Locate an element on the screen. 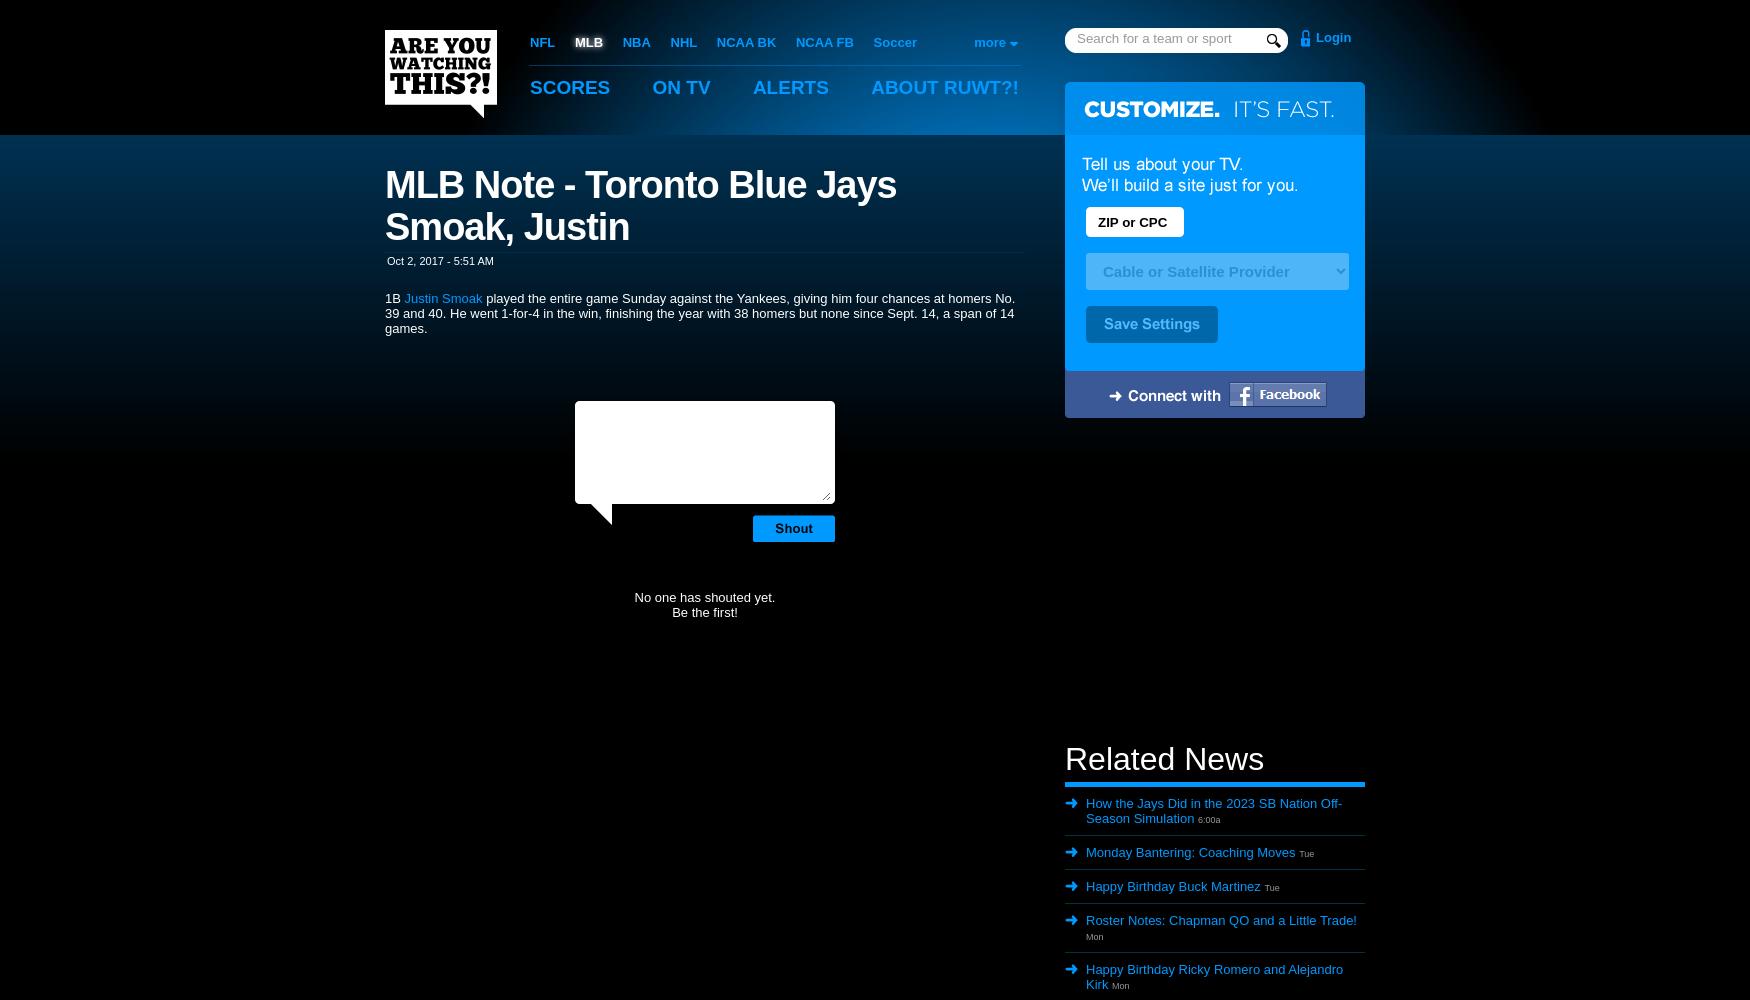  'Login' is located at coordinates (1333, 37).